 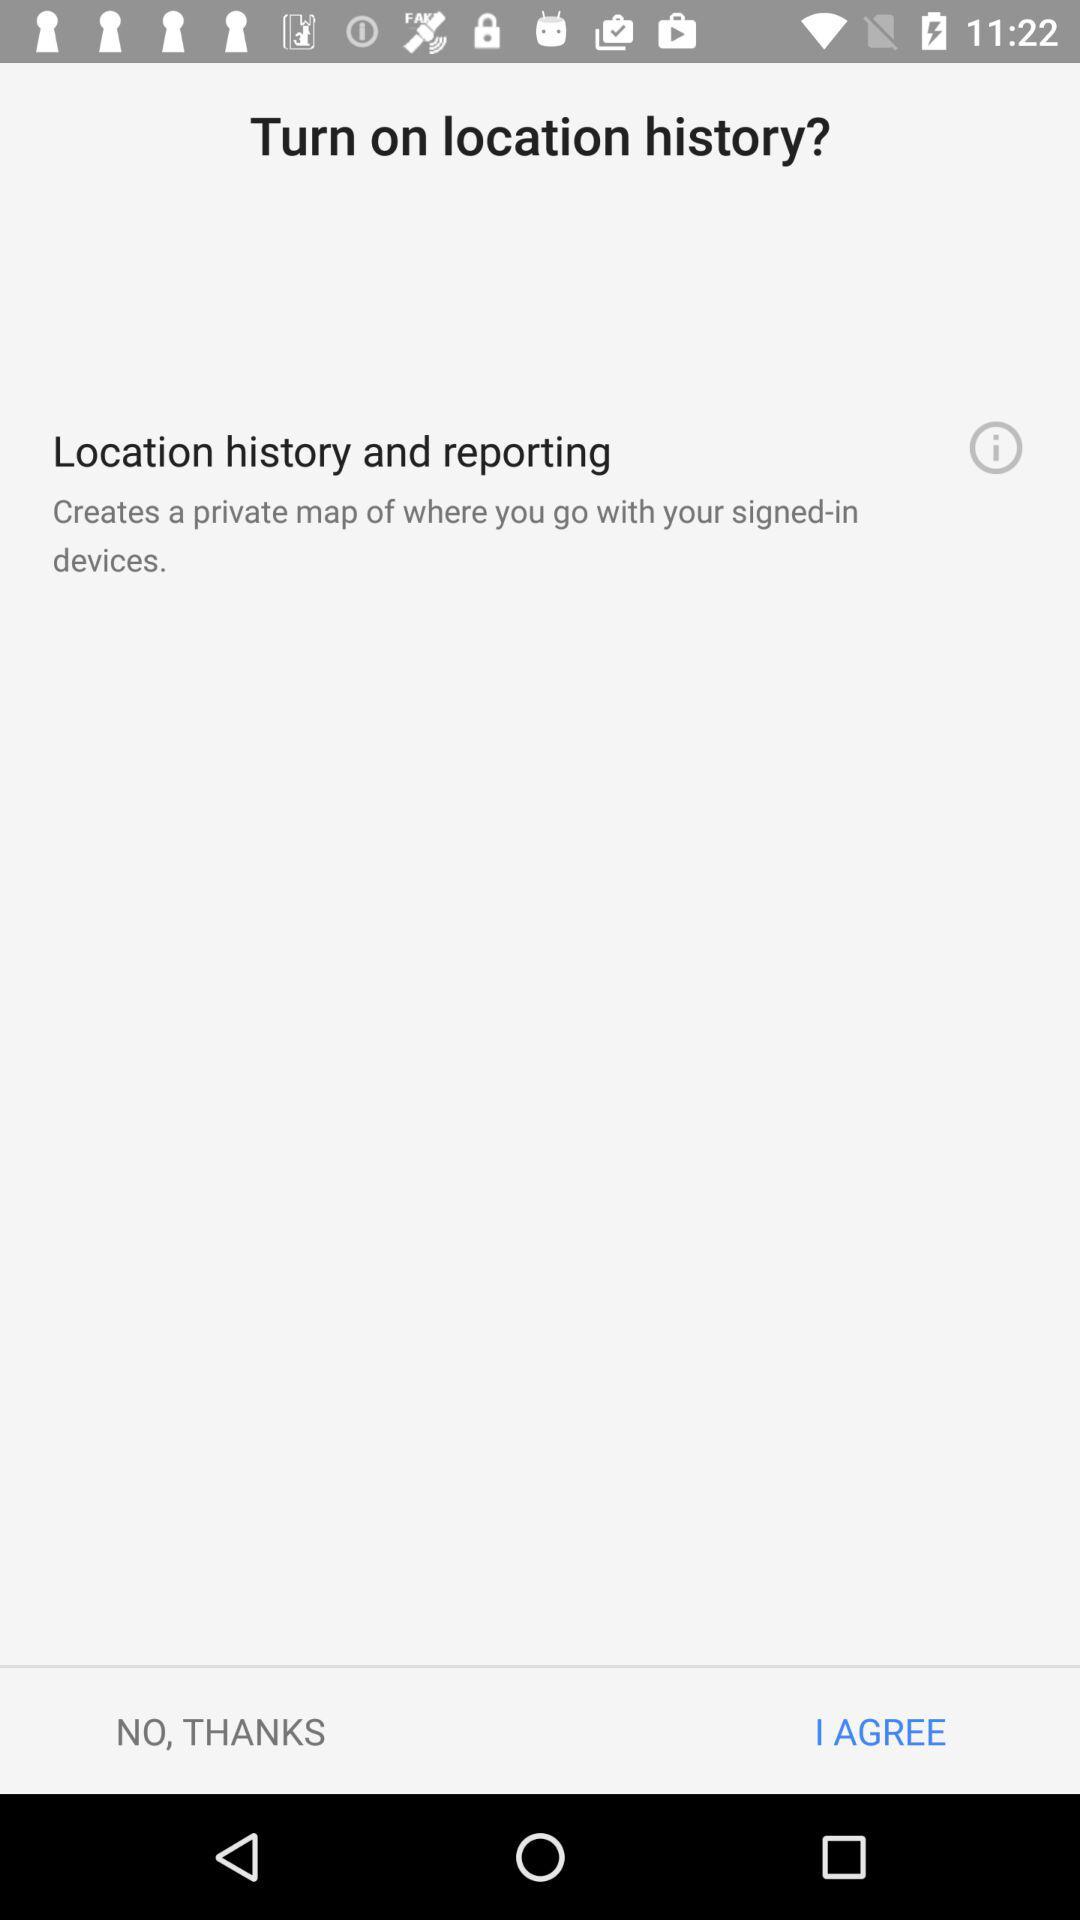 What do you see at coordinates (879, 1730) in the screenshot?
I see `item to the right of the no, thanks item` at bounding box center [879, 1730].